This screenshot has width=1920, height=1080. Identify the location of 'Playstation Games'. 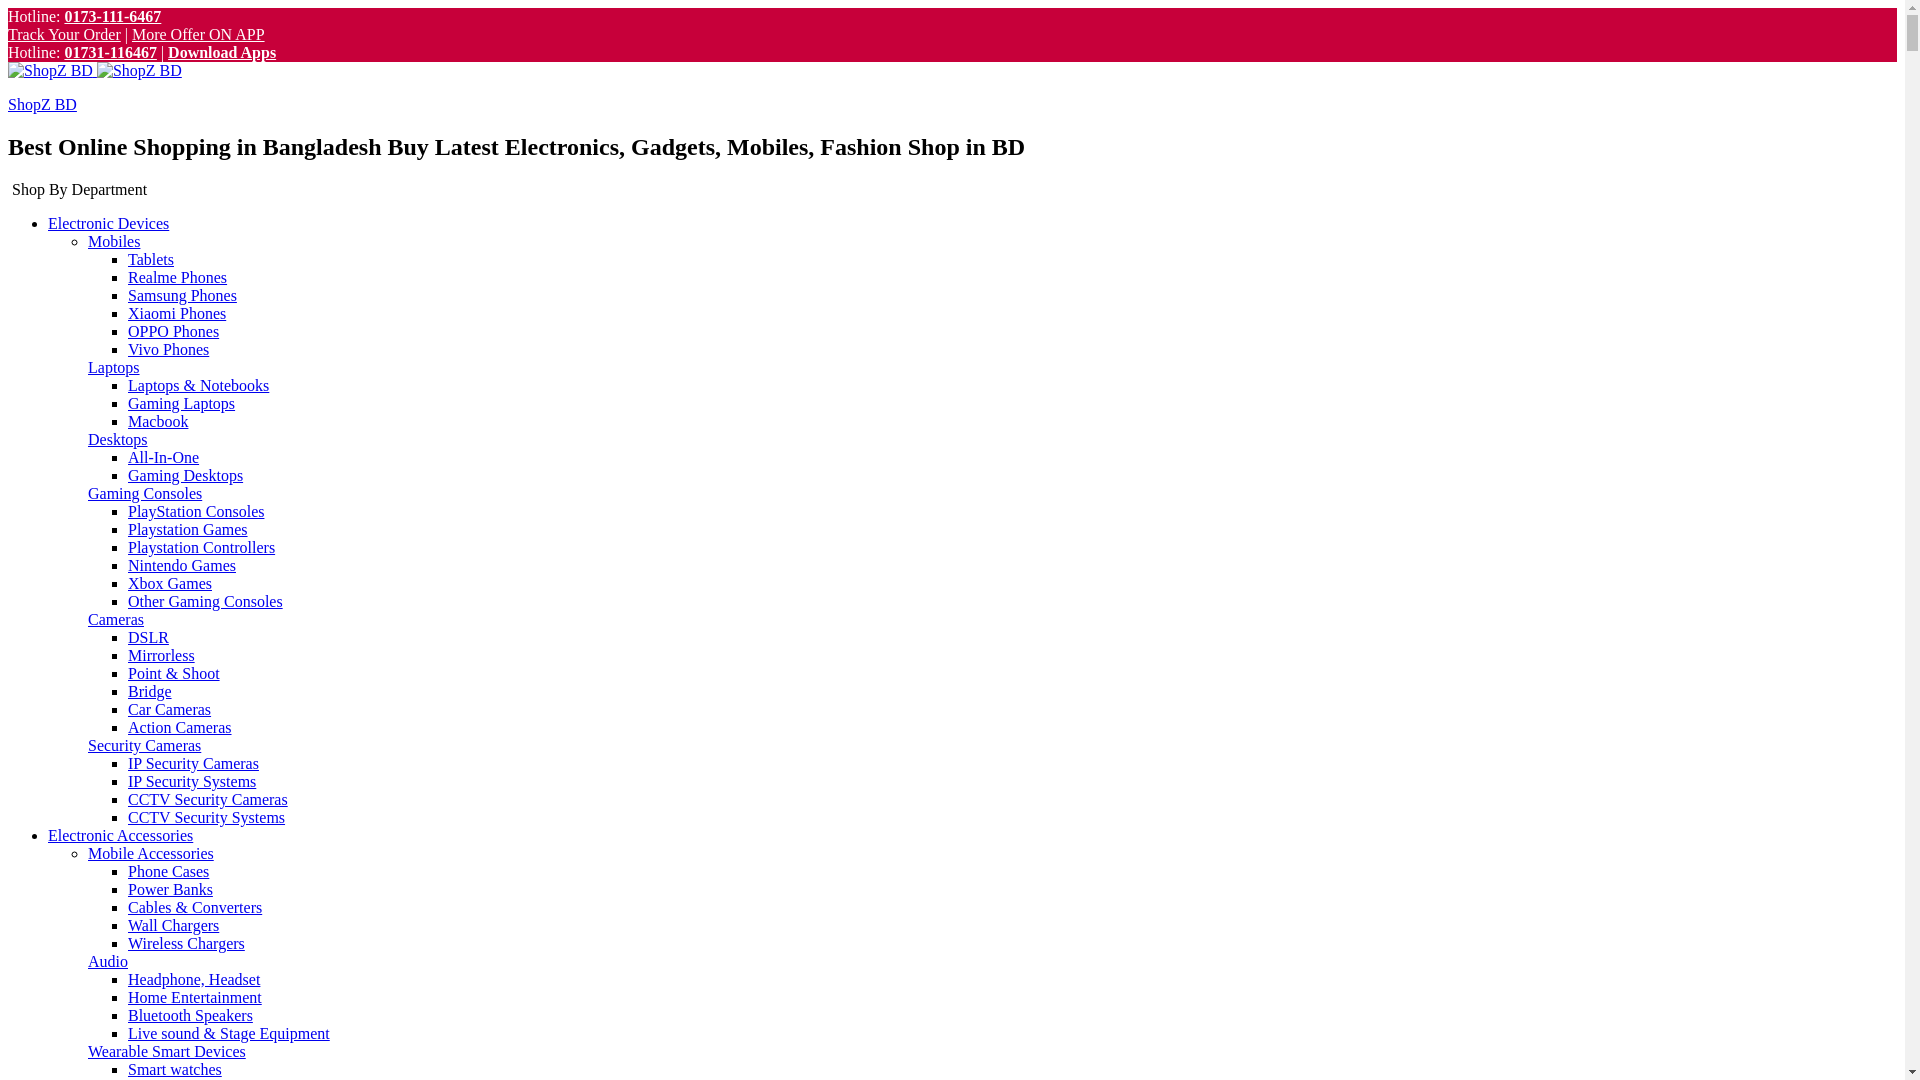
(187, 528).